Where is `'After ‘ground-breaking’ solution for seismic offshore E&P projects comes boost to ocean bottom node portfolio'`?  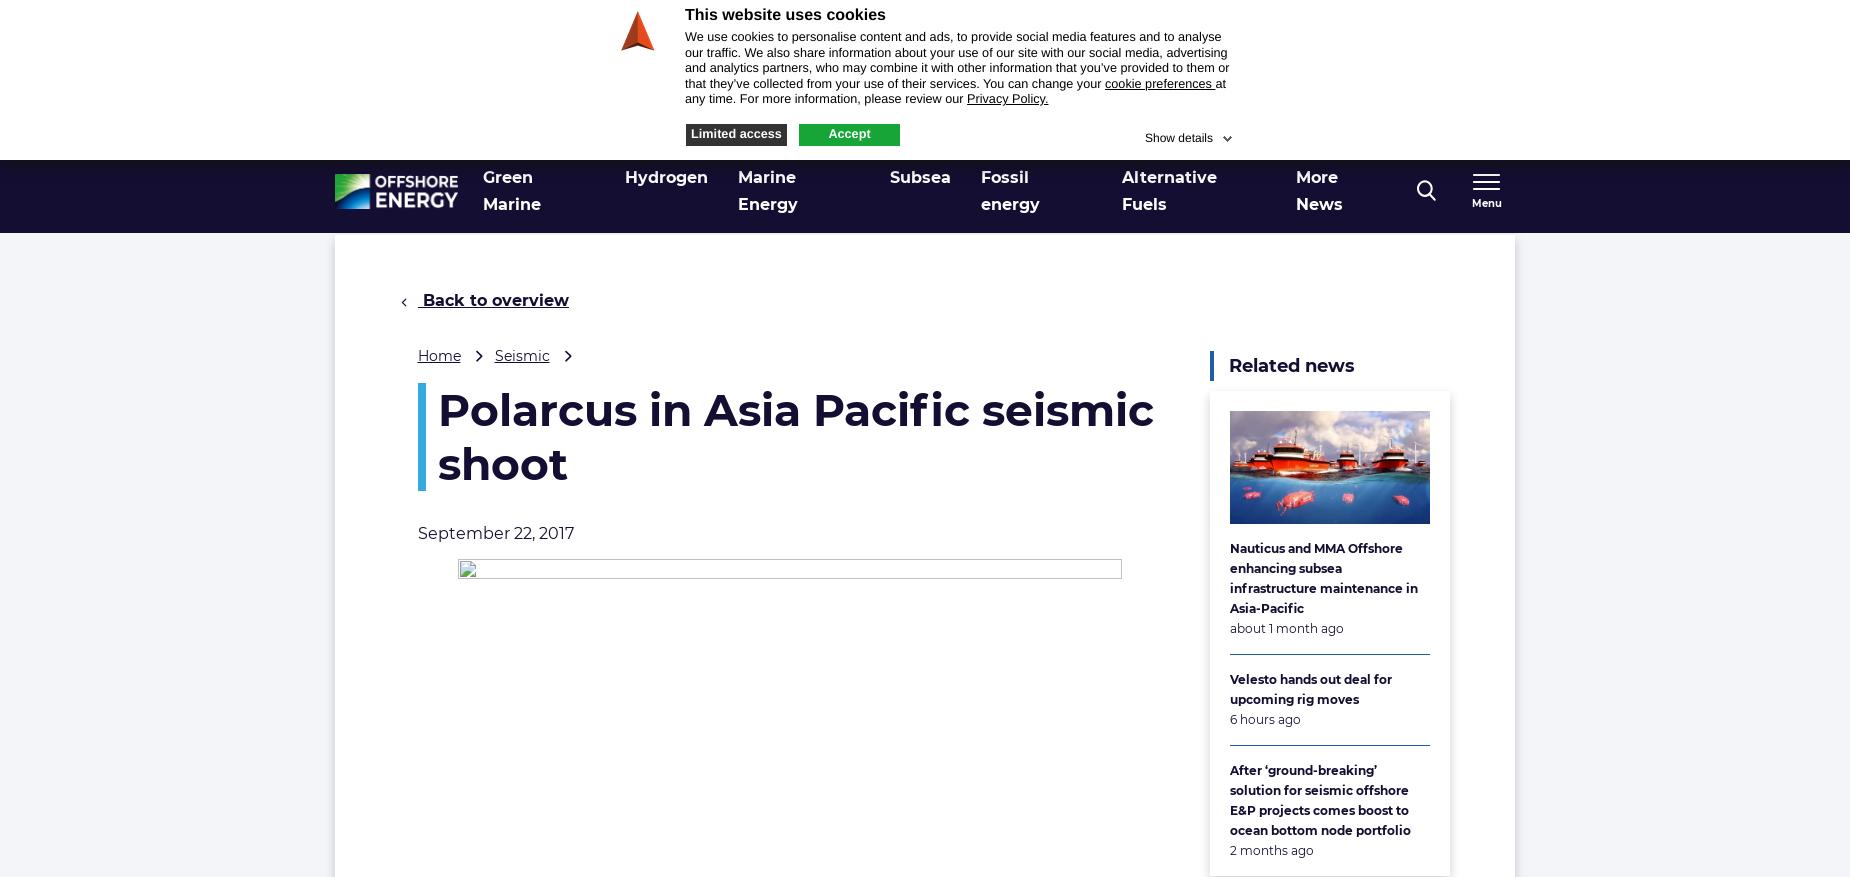 'After ‘ground-breaking’ solution for seismic offshore E&P projects comes boost to ocean bottom node portfolio' is located at coordinates (1319, 798).